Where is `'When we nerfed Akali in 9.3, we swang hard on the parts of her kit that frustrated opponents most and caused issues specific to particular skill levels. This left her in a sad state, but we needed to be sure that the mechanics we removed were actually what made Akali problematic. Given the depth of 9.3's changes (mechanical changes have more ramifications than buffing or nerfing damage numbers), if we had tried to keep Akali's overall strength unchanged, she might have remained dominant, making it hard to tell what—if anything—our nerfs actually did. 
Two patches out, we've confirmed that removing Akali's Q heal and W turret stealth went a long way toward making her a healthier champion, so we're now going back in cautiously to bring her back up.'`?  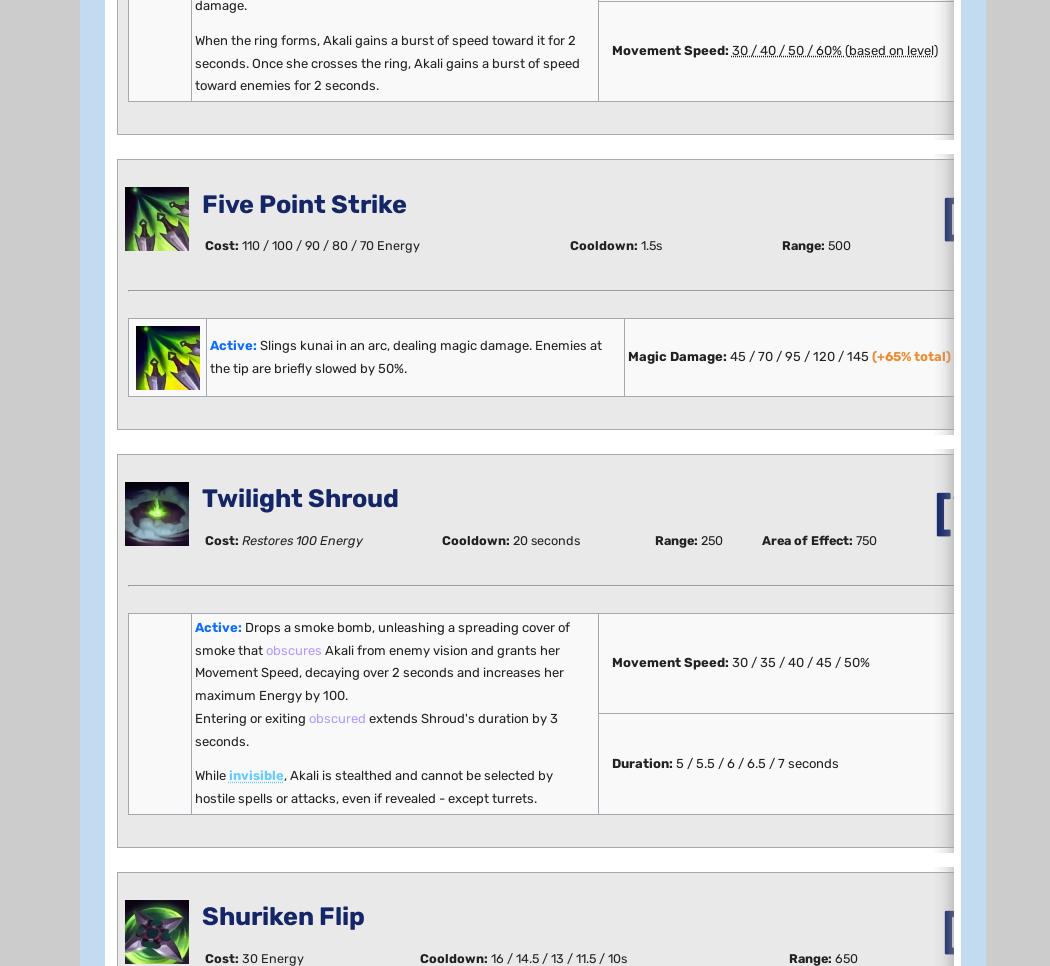
'When we nerfed Akali in 9.3, we swang hard on the parts of her kit that frustrated opponents most and caused issues specific to particular skill levels. This left her in a sad state, but we needed to be sure that the mechanics we removed were actually what made Akali problematic. Given the depth of 9.3's changes (mechanical changes have more ramifications than buffing or nerfing damage numbers), if we had tried to keep Akali's overall strength unchanged, she might have remained dominant, making it hard to tell what—if anything—our nerfs actually did. 
Two patches out, we've confirmed that removing Akali's Q heal and W turret stealth went a long way toward making her a healthier champion, so we're now going back in cautiously to bring her back up.' is located at coordinates (540, 331).